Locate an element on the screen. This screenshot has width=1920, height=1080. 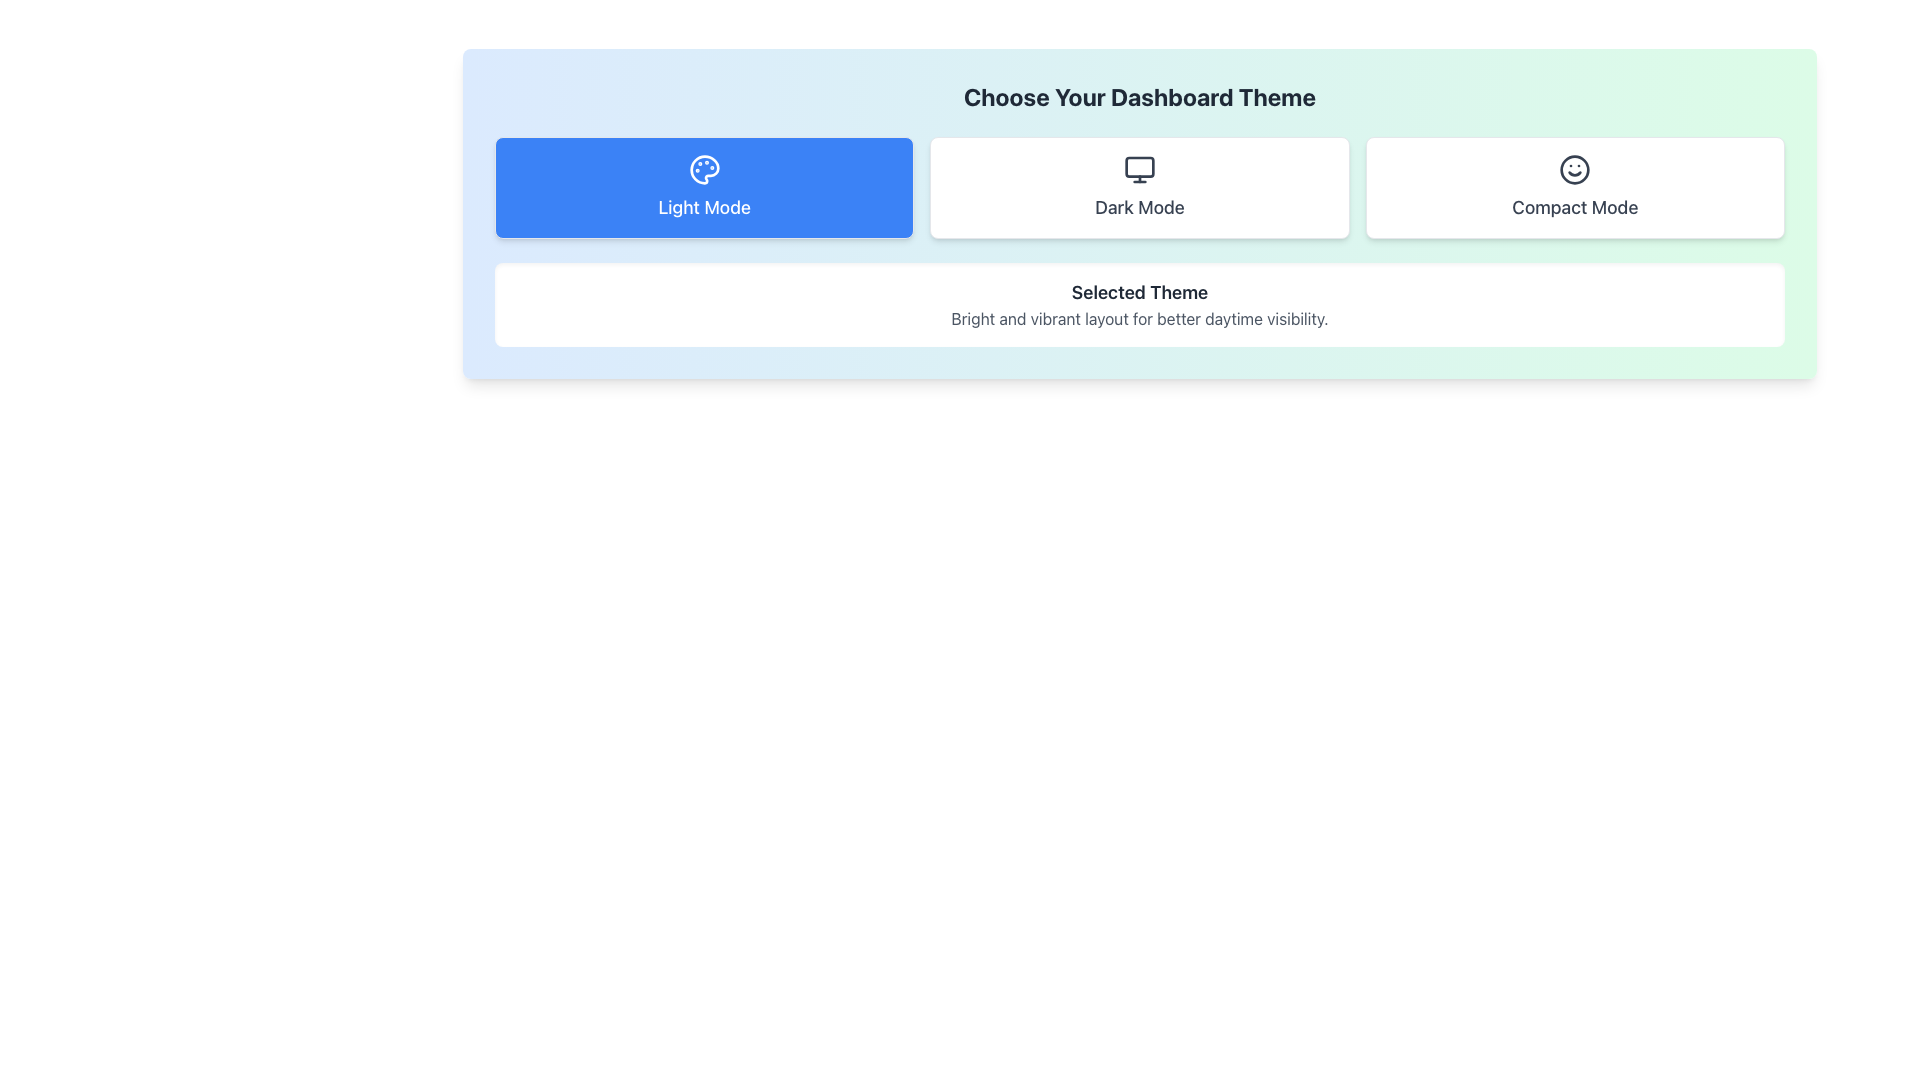
the text label for the 'Compact Mode' dashboard theme option, which assists users in selecting their preferred theme is located at coordinates (1574, 208).